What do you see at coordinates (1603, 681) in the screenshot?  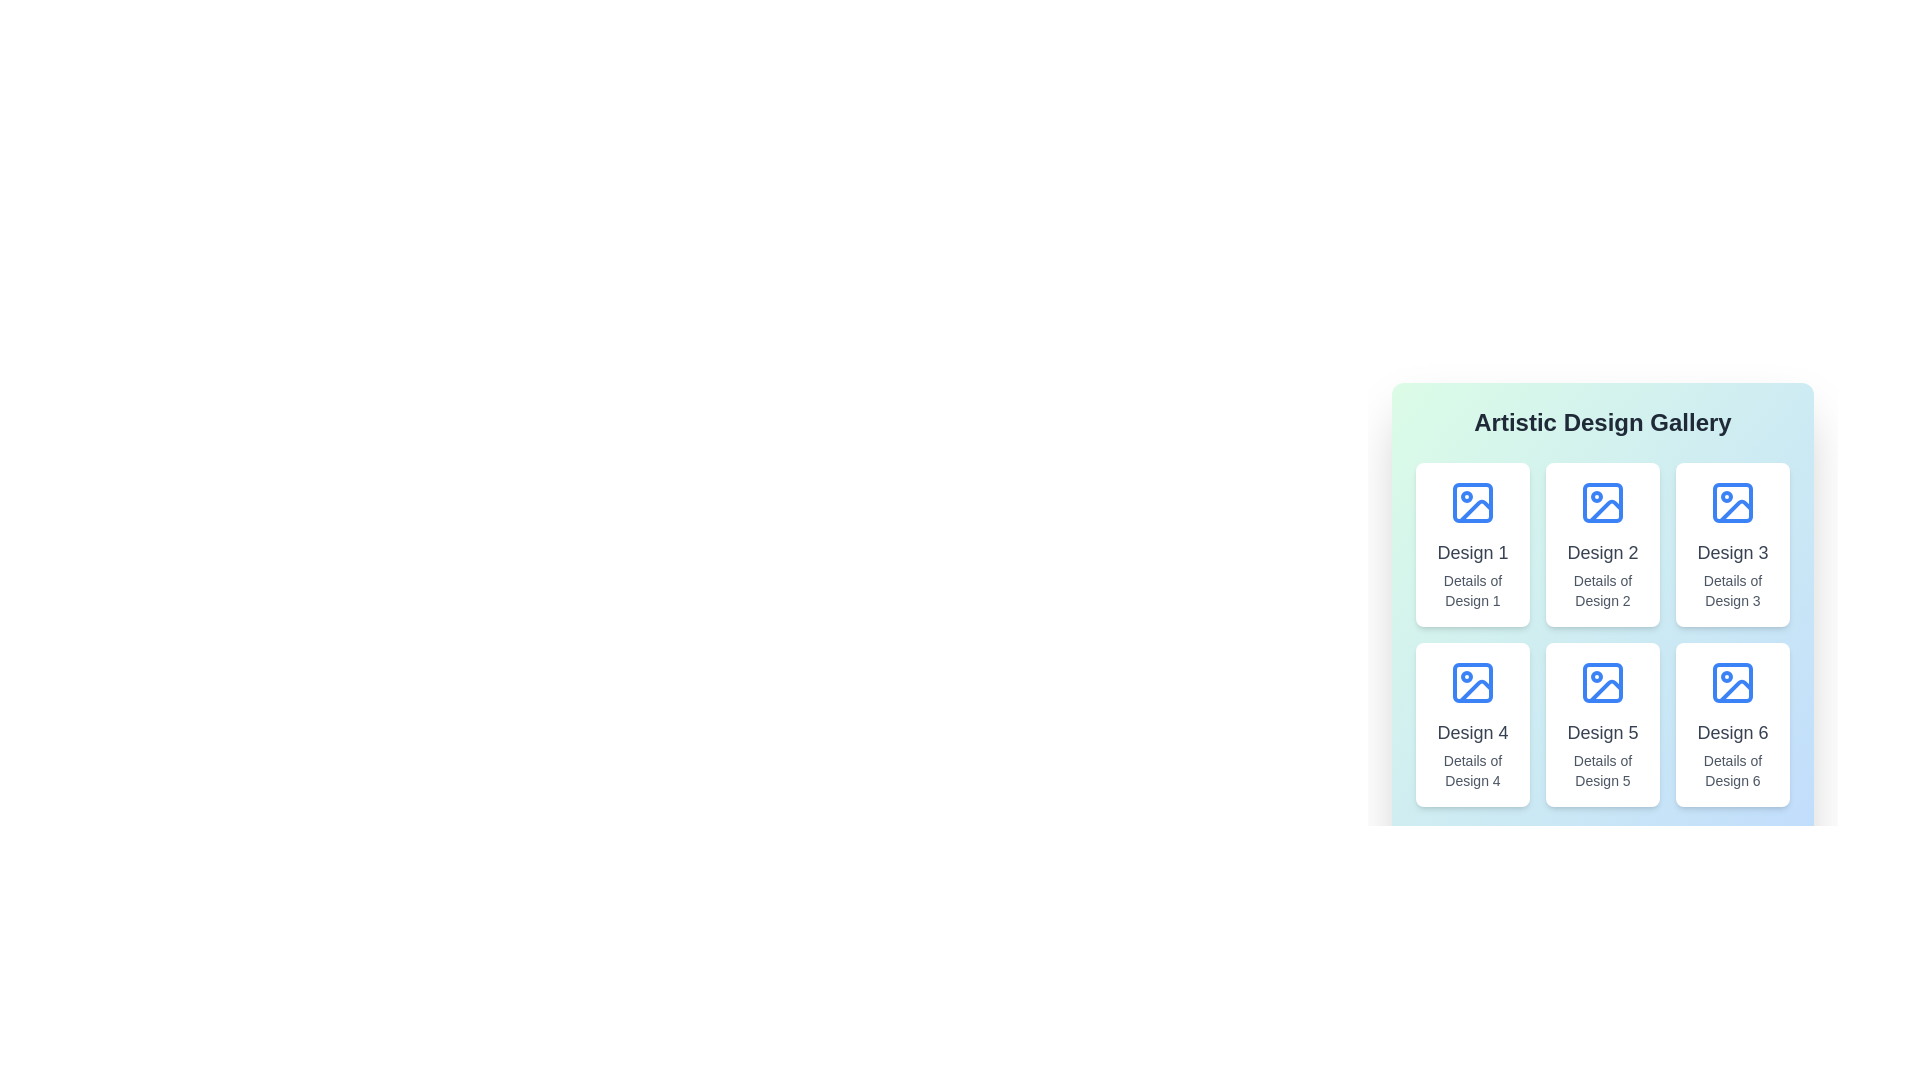 I see `the design card icon labeled 'Design 5' located in the top region of the card in the artistic design gallery` at bounding box center [1603, 681].